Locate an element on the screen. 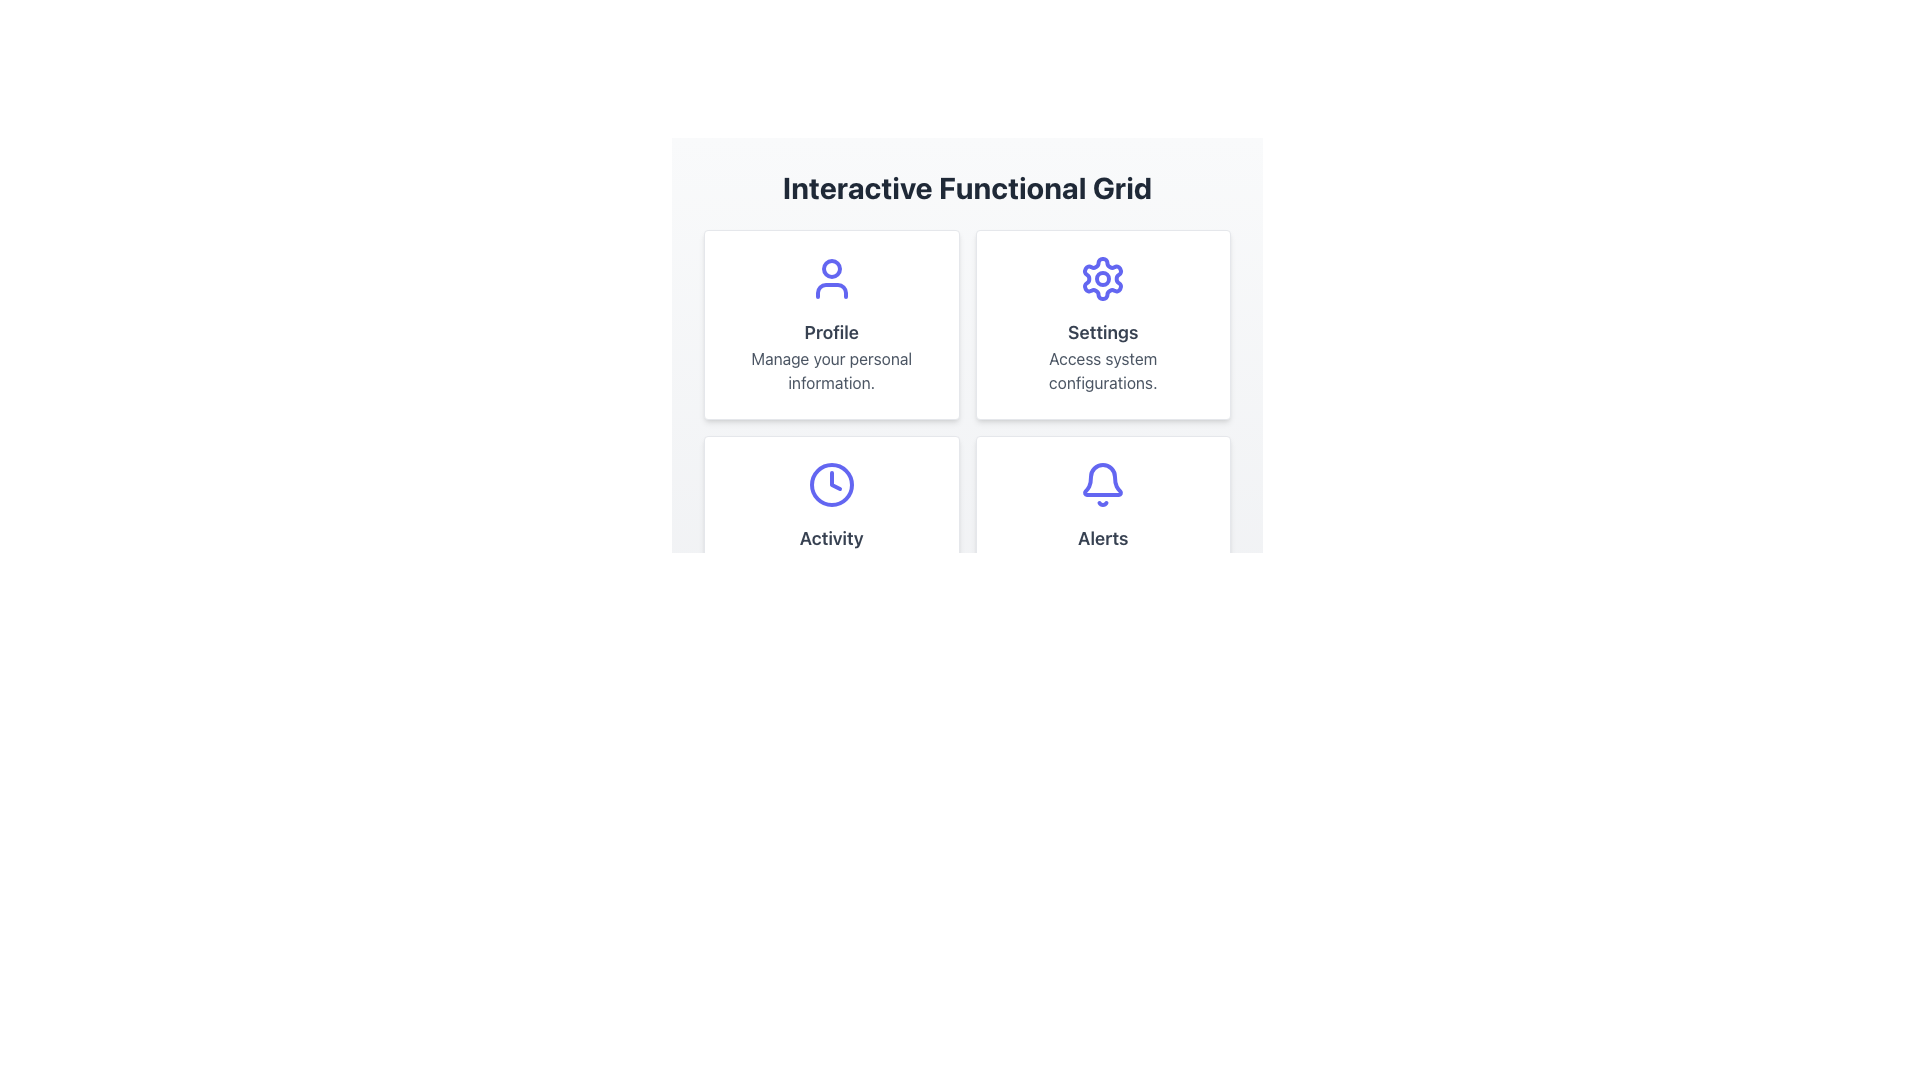  the text label providing additional descriptive information about the 'Settings' feature, which is positioned under the 'Settings' heading and aligned with the gear icon is located at coordinates (1102, 370).